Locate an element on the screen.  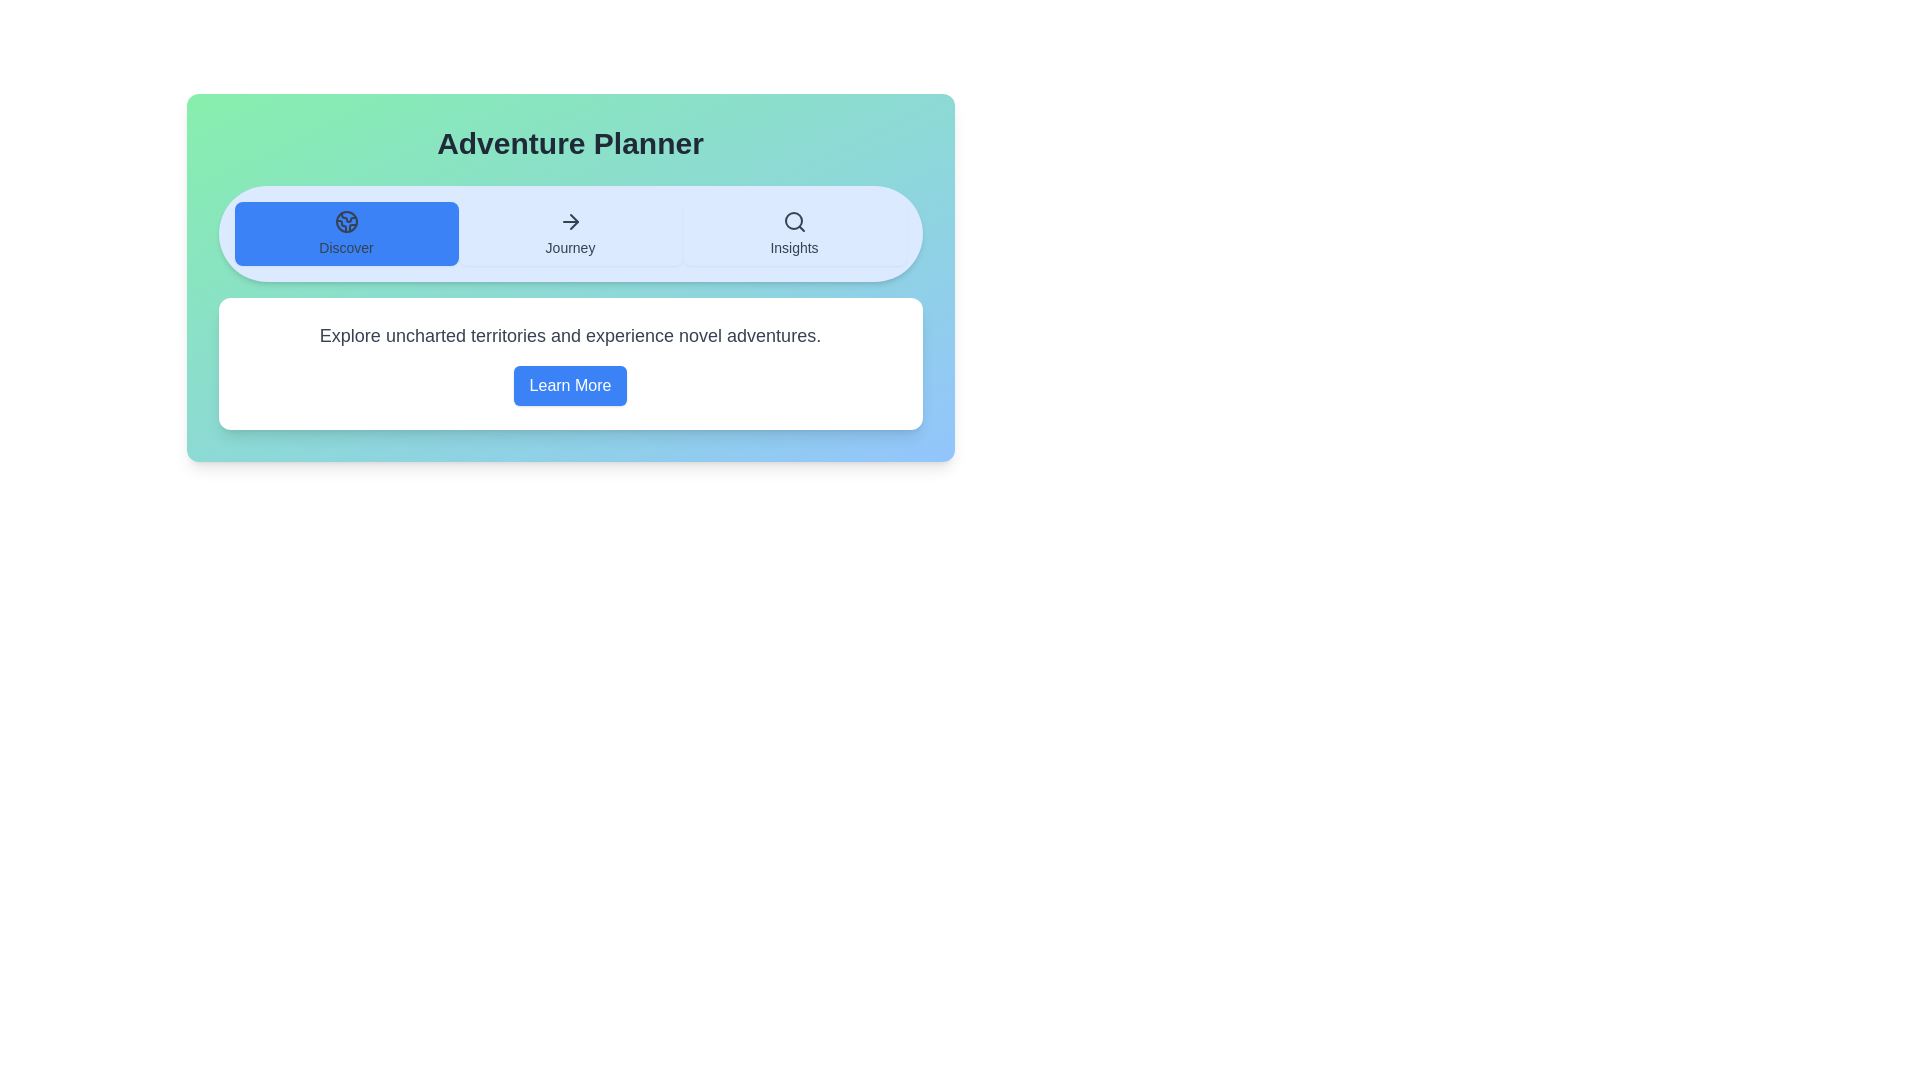
the text content of the 'Journey' tab label located in the center tab of the top navigation panel, which is aligned with the 'Discover' and 'Insights' tabs is located at coordinates (569, 246).